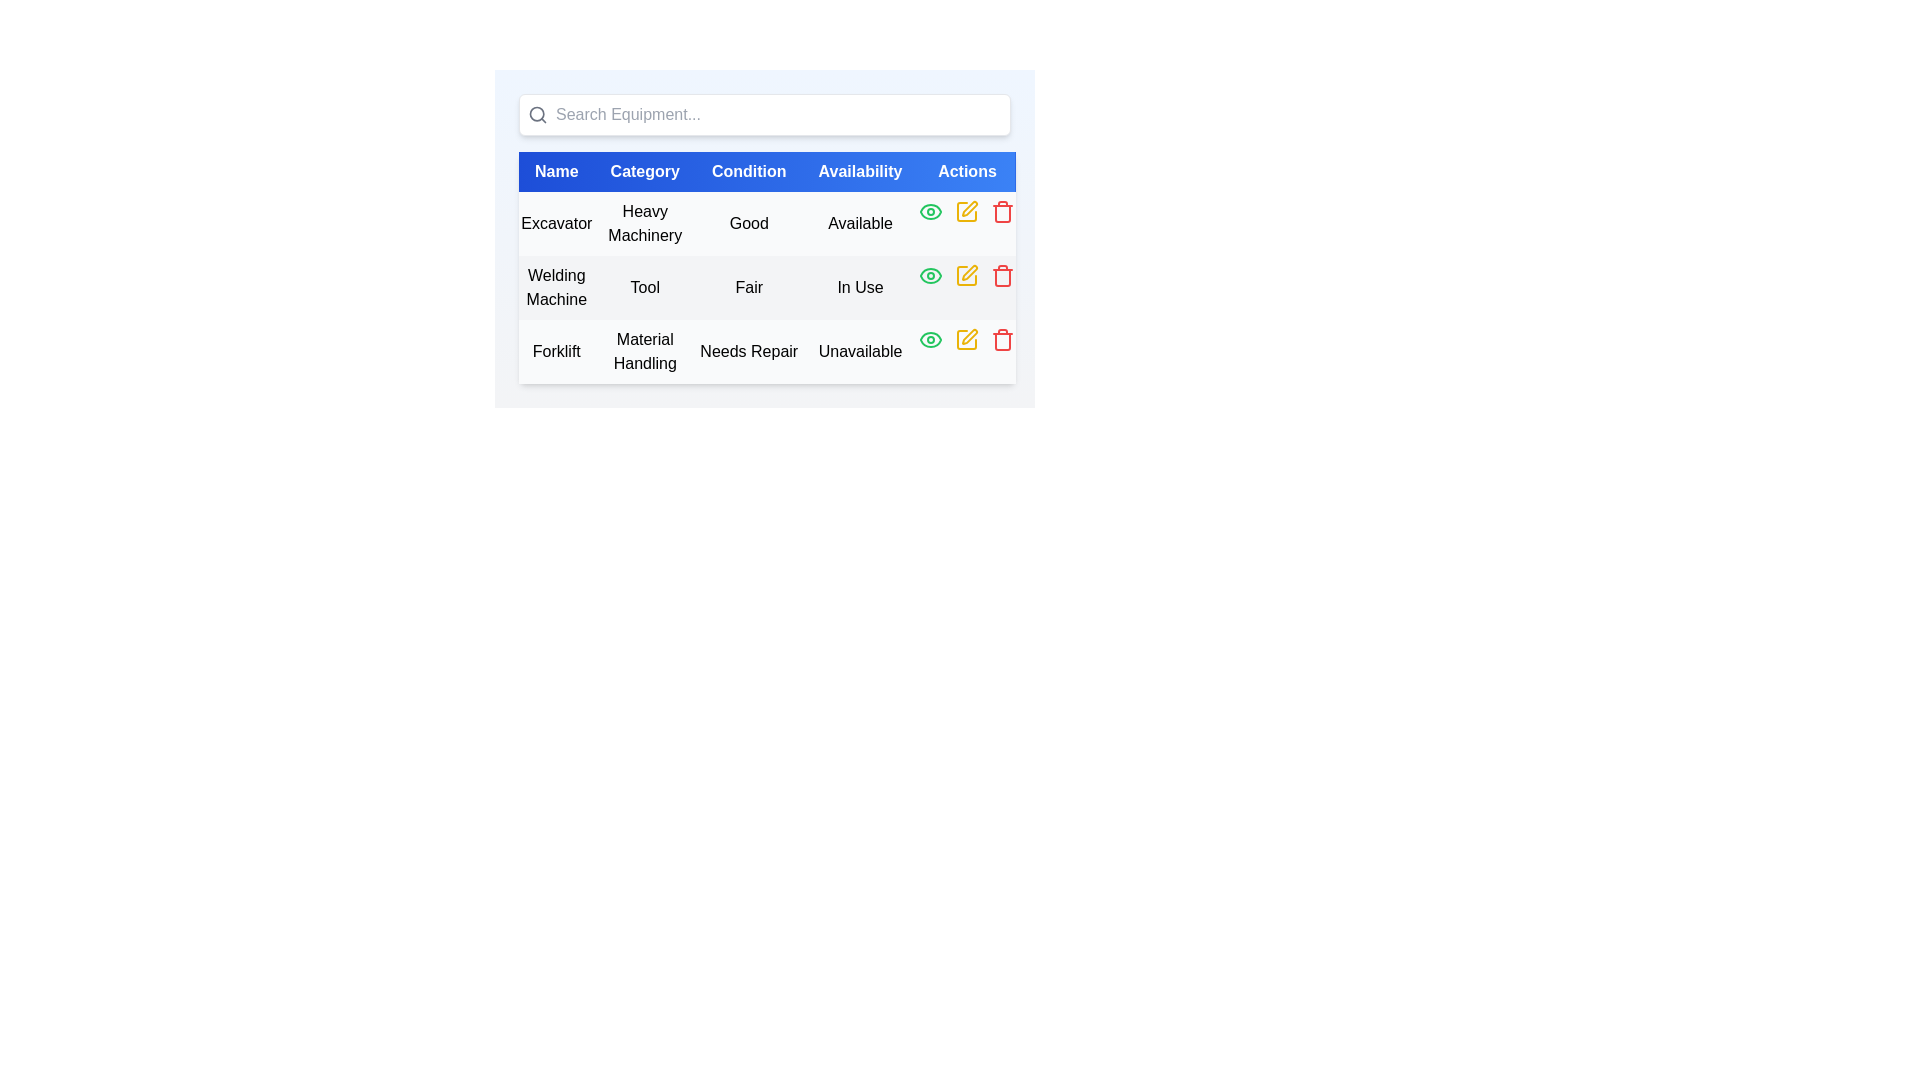 The image size is (1920, 1080). I want to click on the edit button, which is a small square icon with a yellow outline and a pen symbol, located under the 'Actions' column aligned with the 'Excavator' row, so click(967, 212).